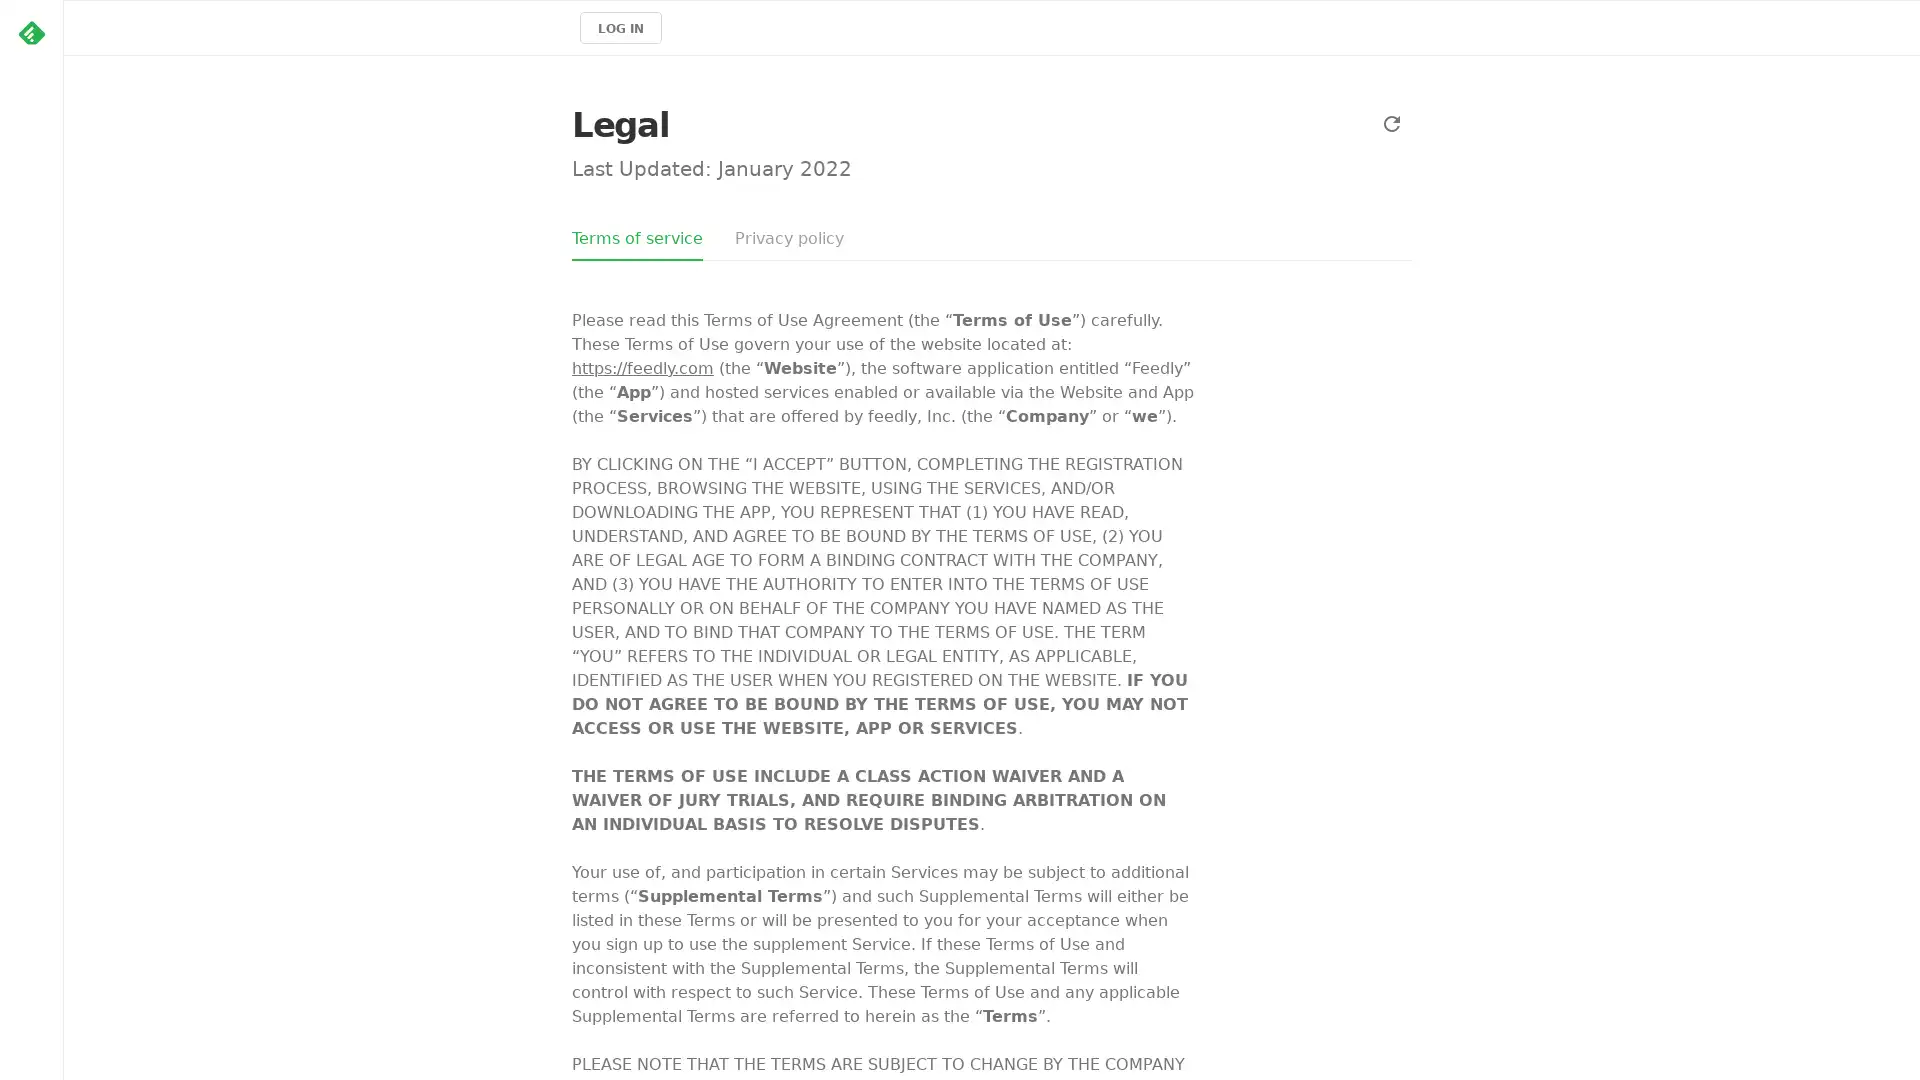  I want to click on Refresh, so click(1391, 123).